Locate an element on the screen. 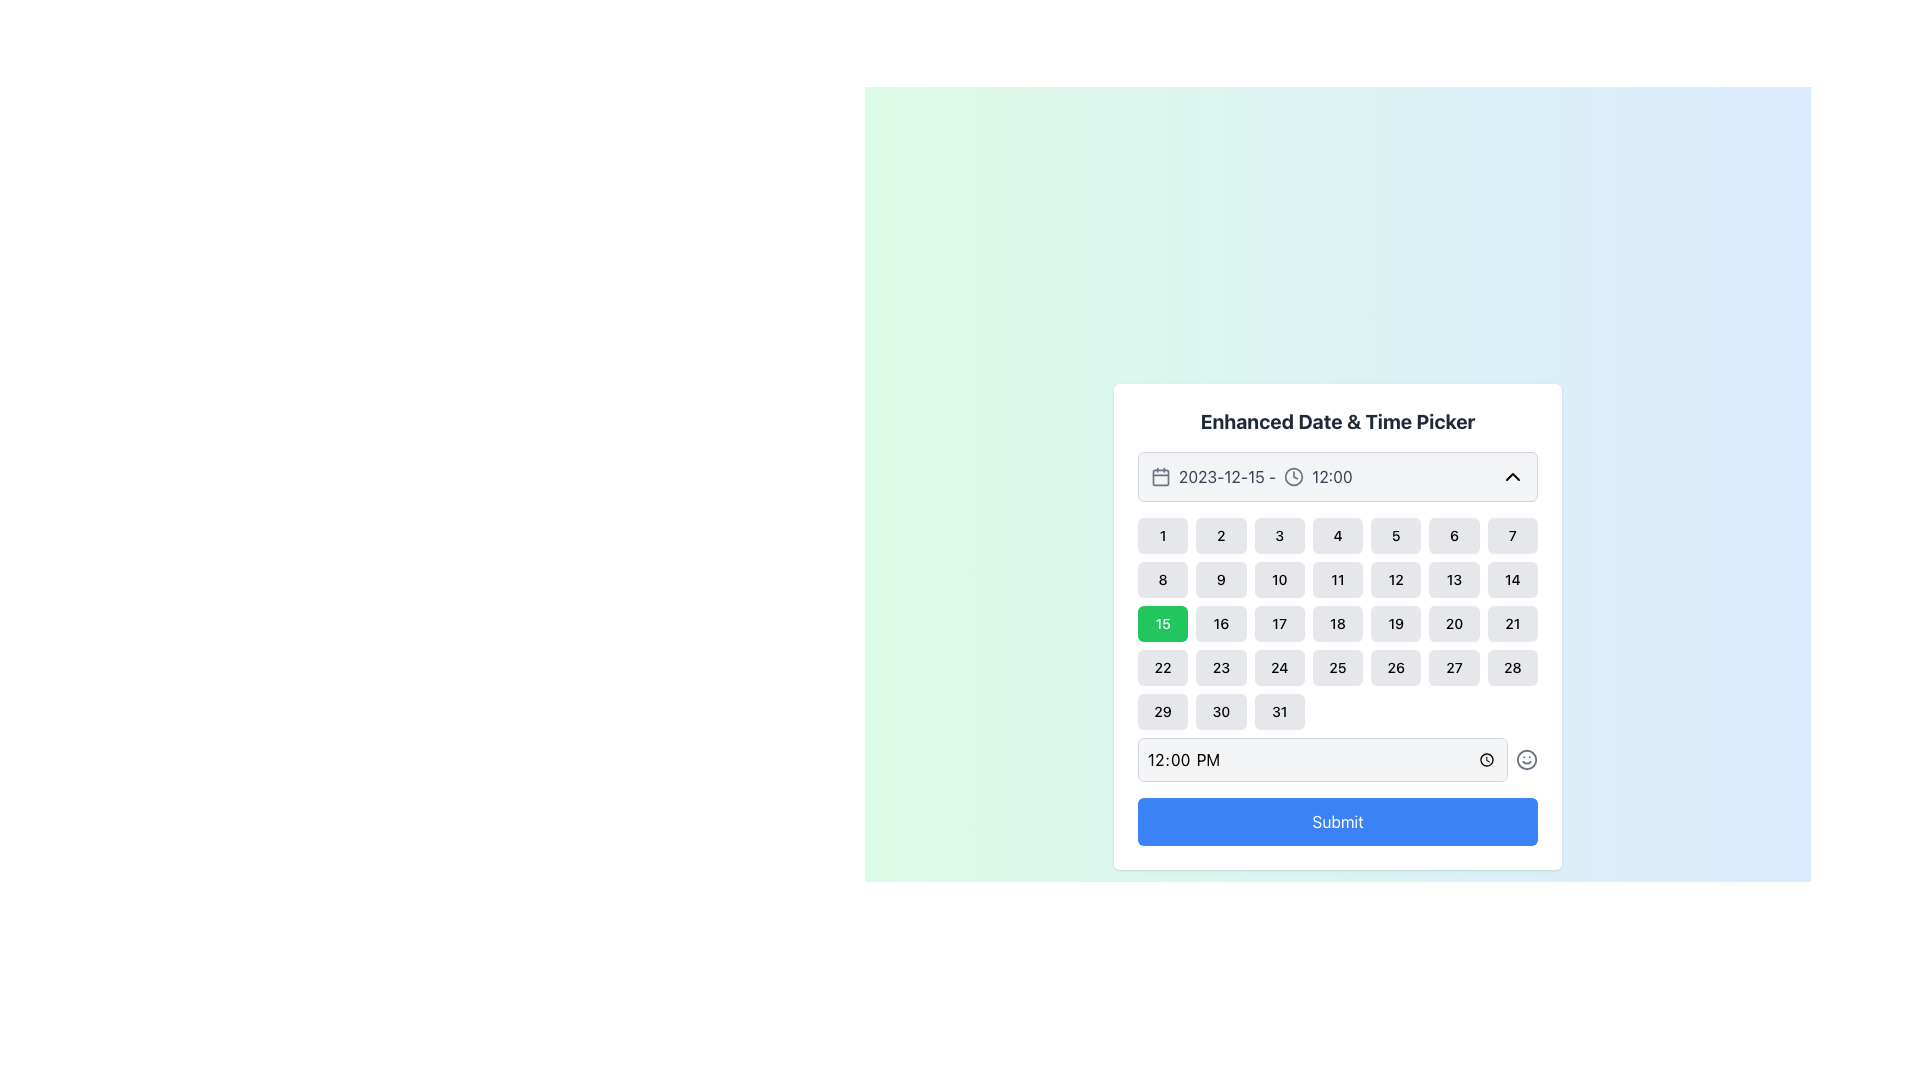 This screenshot has height=1080, width=1920. the date button representing the selectable date '27' in the date picker interface is located at coordinates (1454, 667).